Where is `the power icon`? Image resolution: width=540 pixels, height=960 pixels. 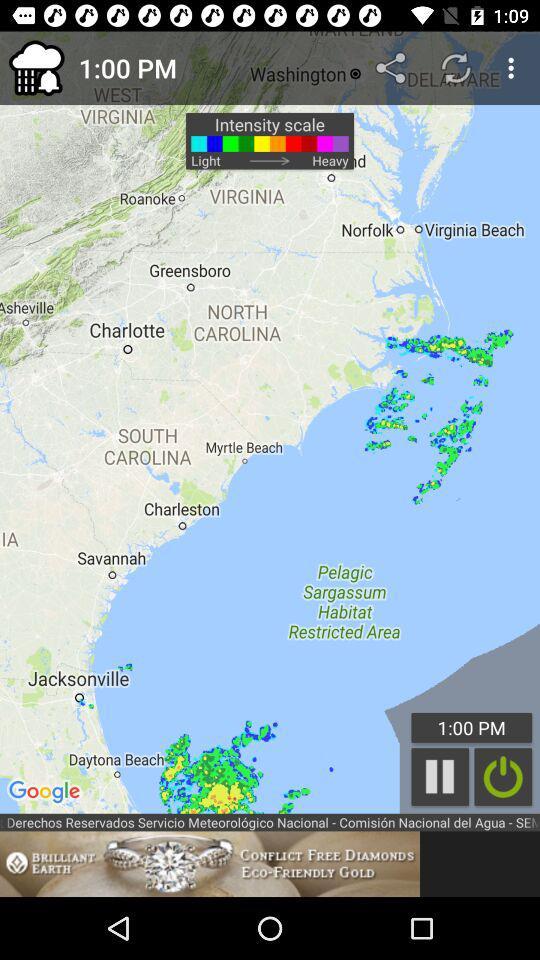
the power icon is located at coordinates (502, 776).